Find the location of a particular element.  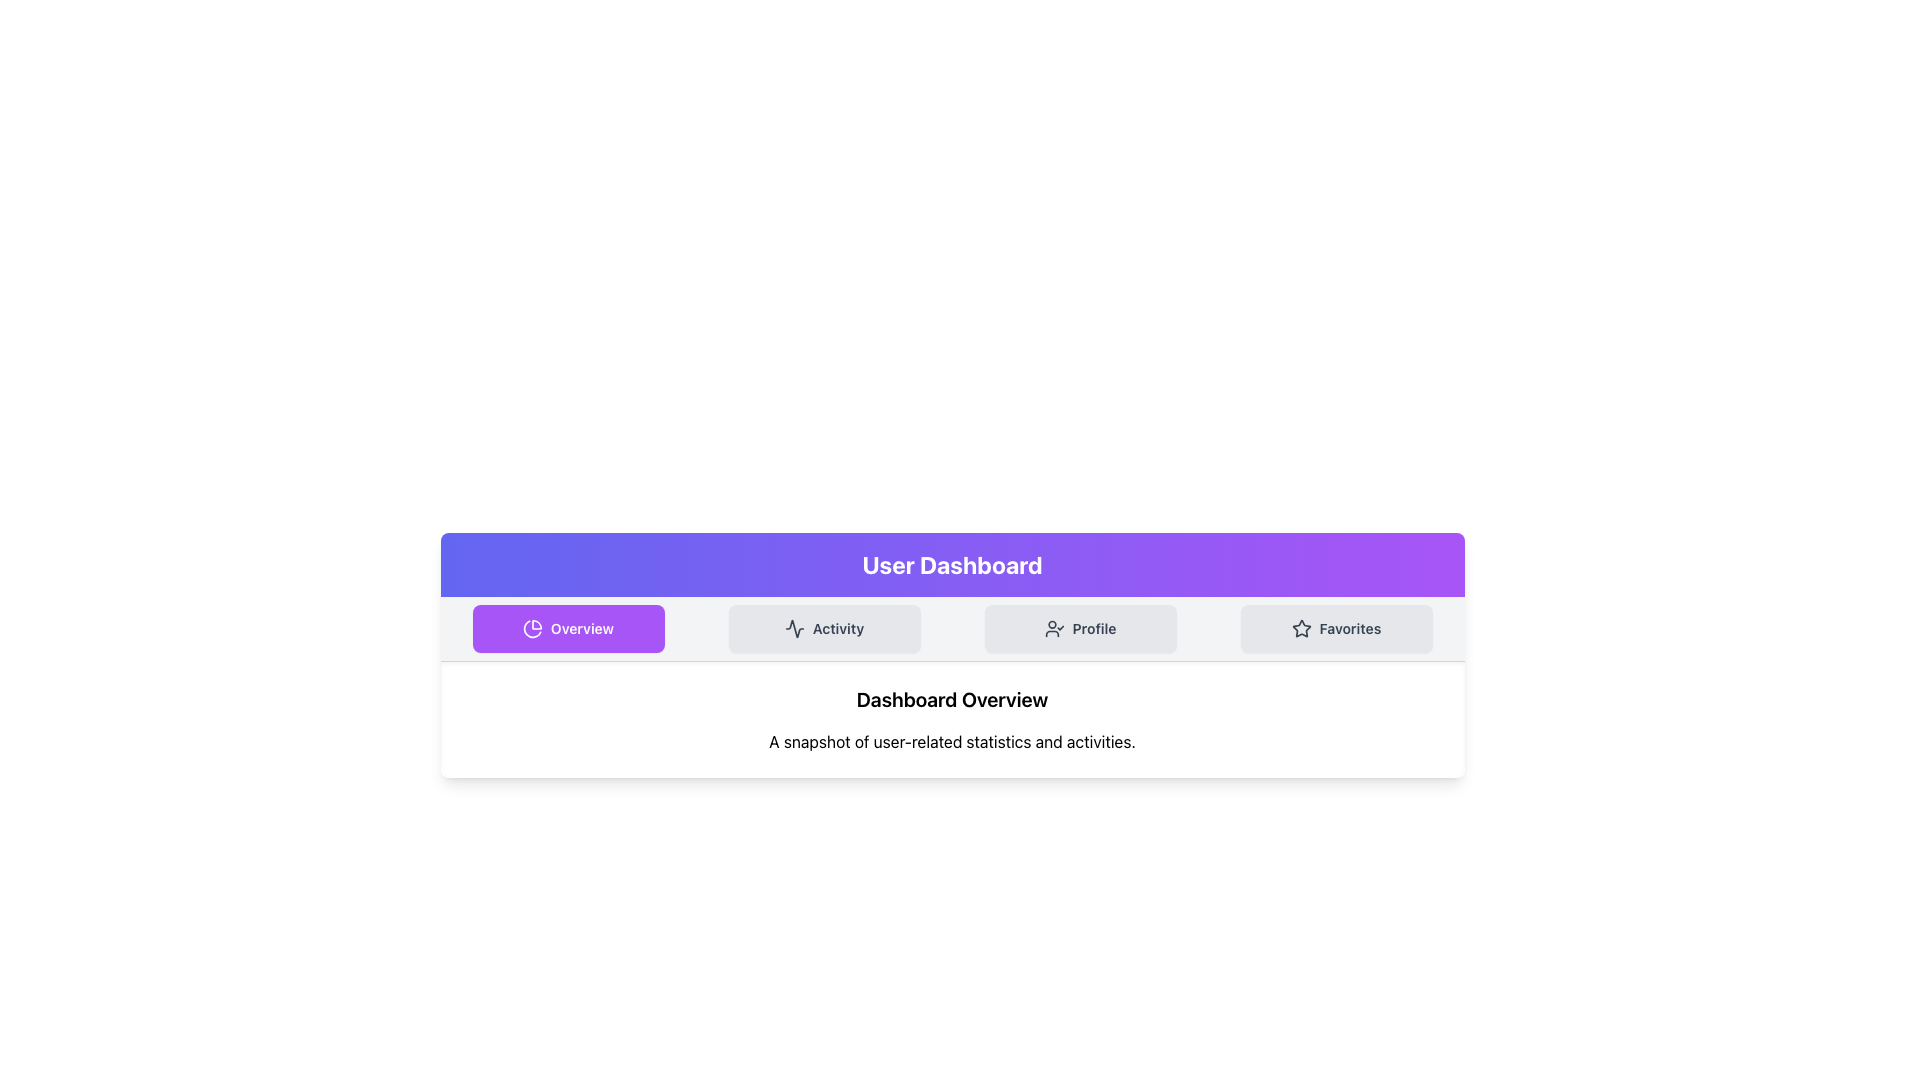

the first button in the navigation bar labeled 'Overview' is located at coordinates (567, 627).